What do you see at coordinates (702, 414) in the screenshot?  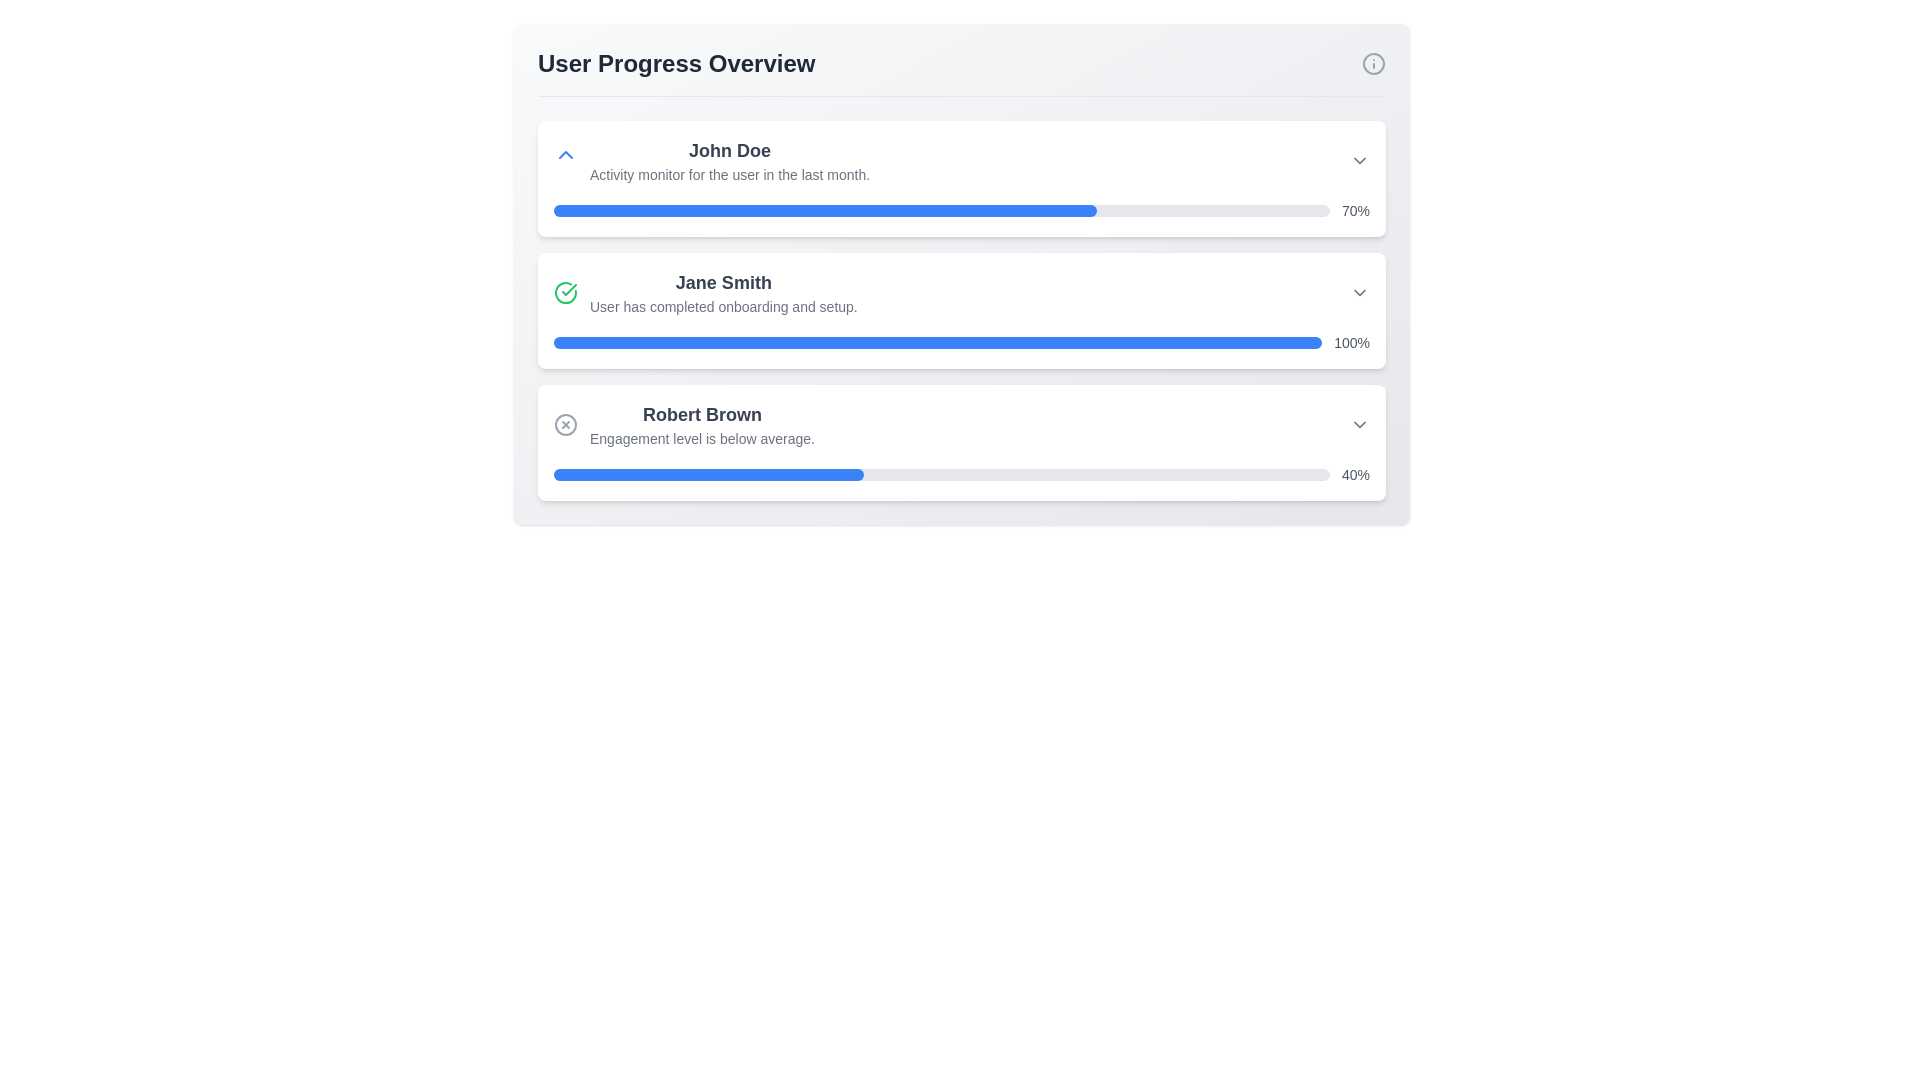 I see `the user's name text, which is centrally located within a box containing a progress bar and status text, serving as an identifier for a progress entry` at bounding box center [702, 414].